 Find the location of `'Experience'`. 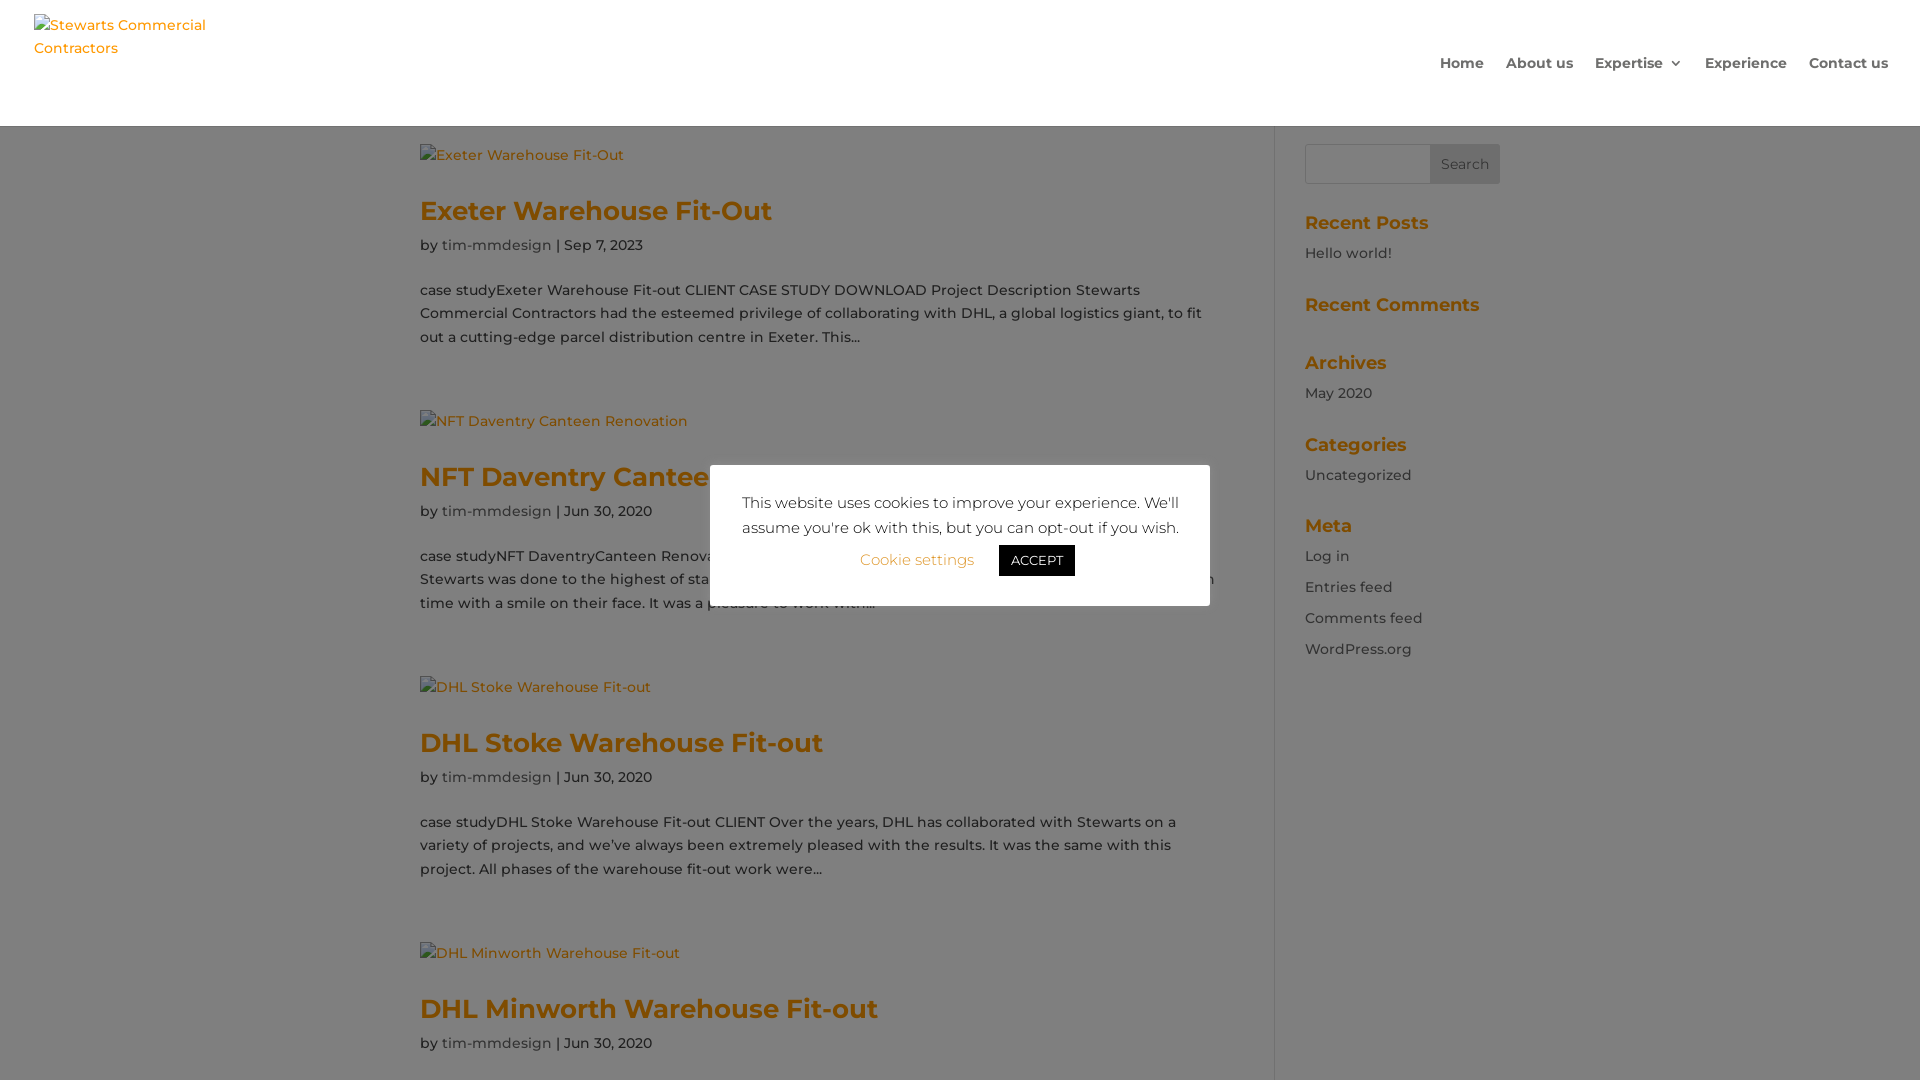

'Experience' is located at coordinates (1745, 91).